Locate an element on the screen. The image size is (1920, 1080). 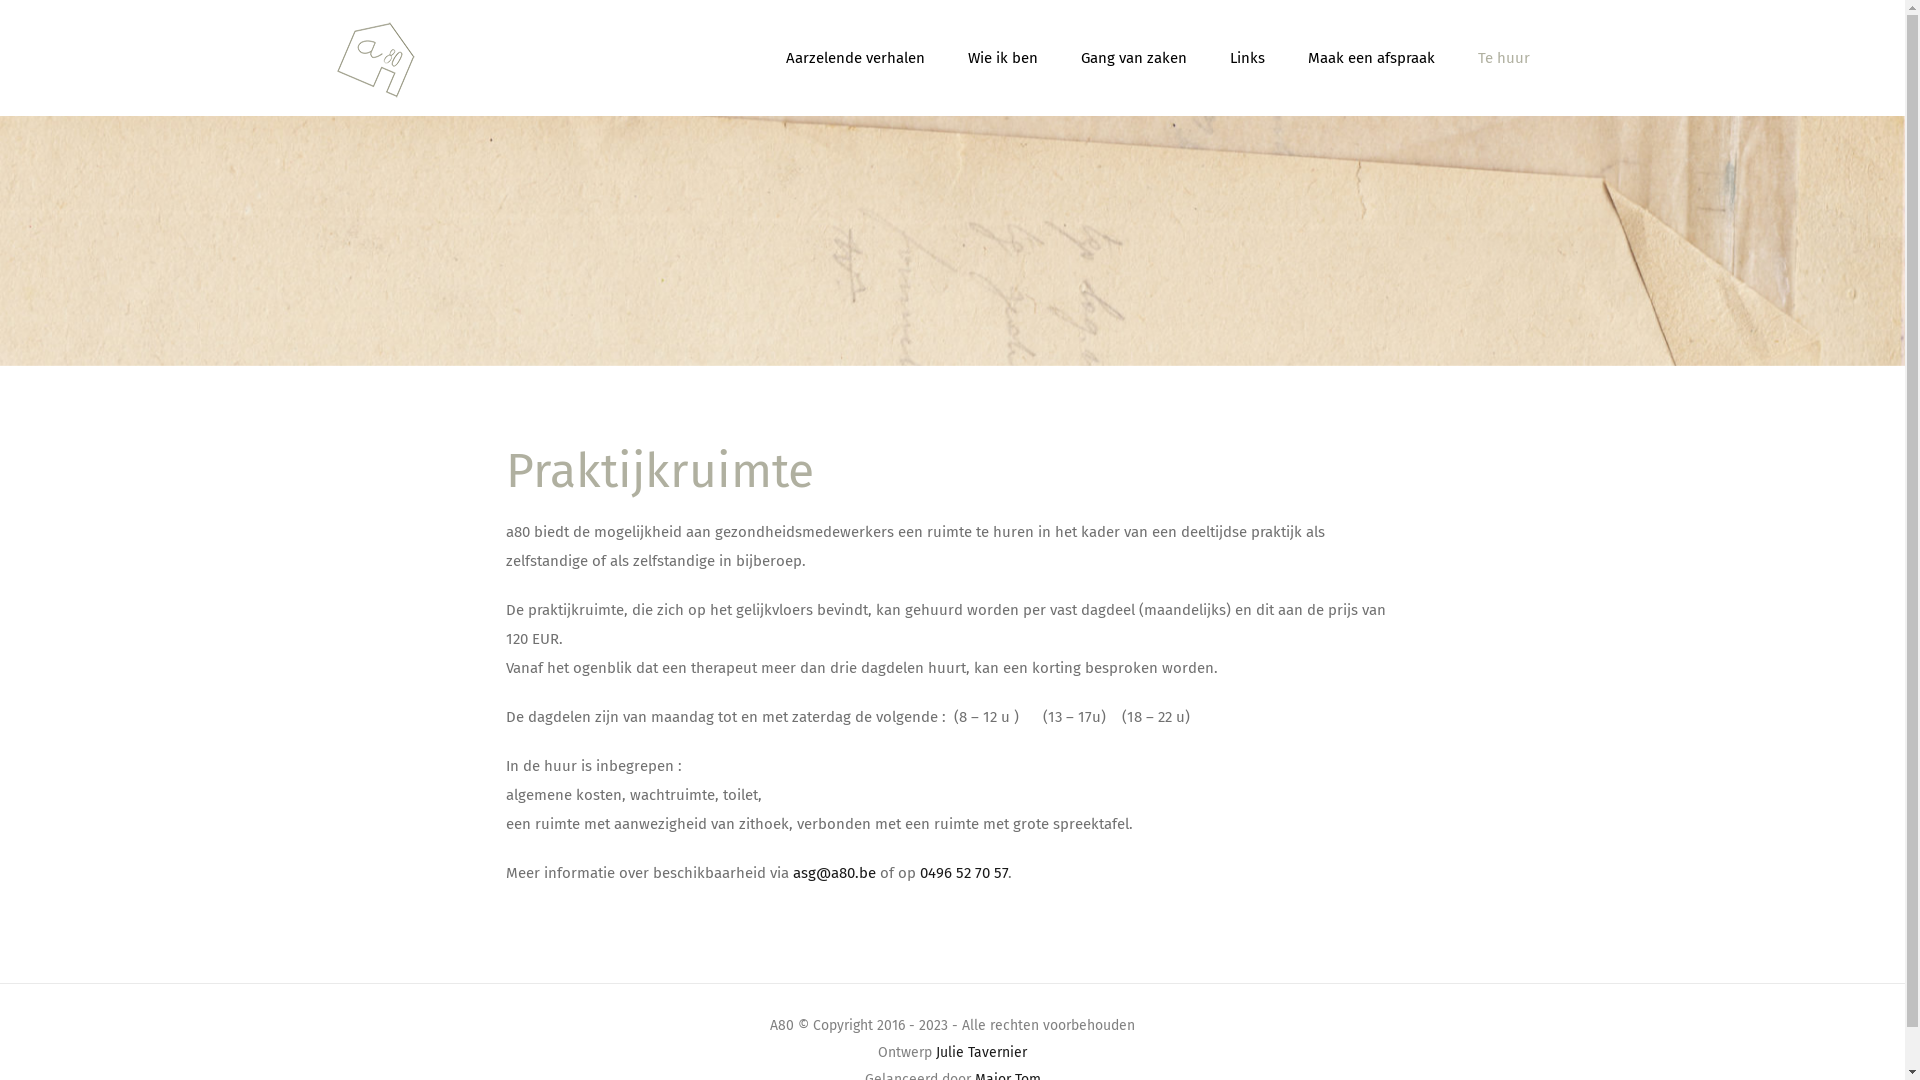
'Gang van zaken' is located at coordinates (1132, 56).